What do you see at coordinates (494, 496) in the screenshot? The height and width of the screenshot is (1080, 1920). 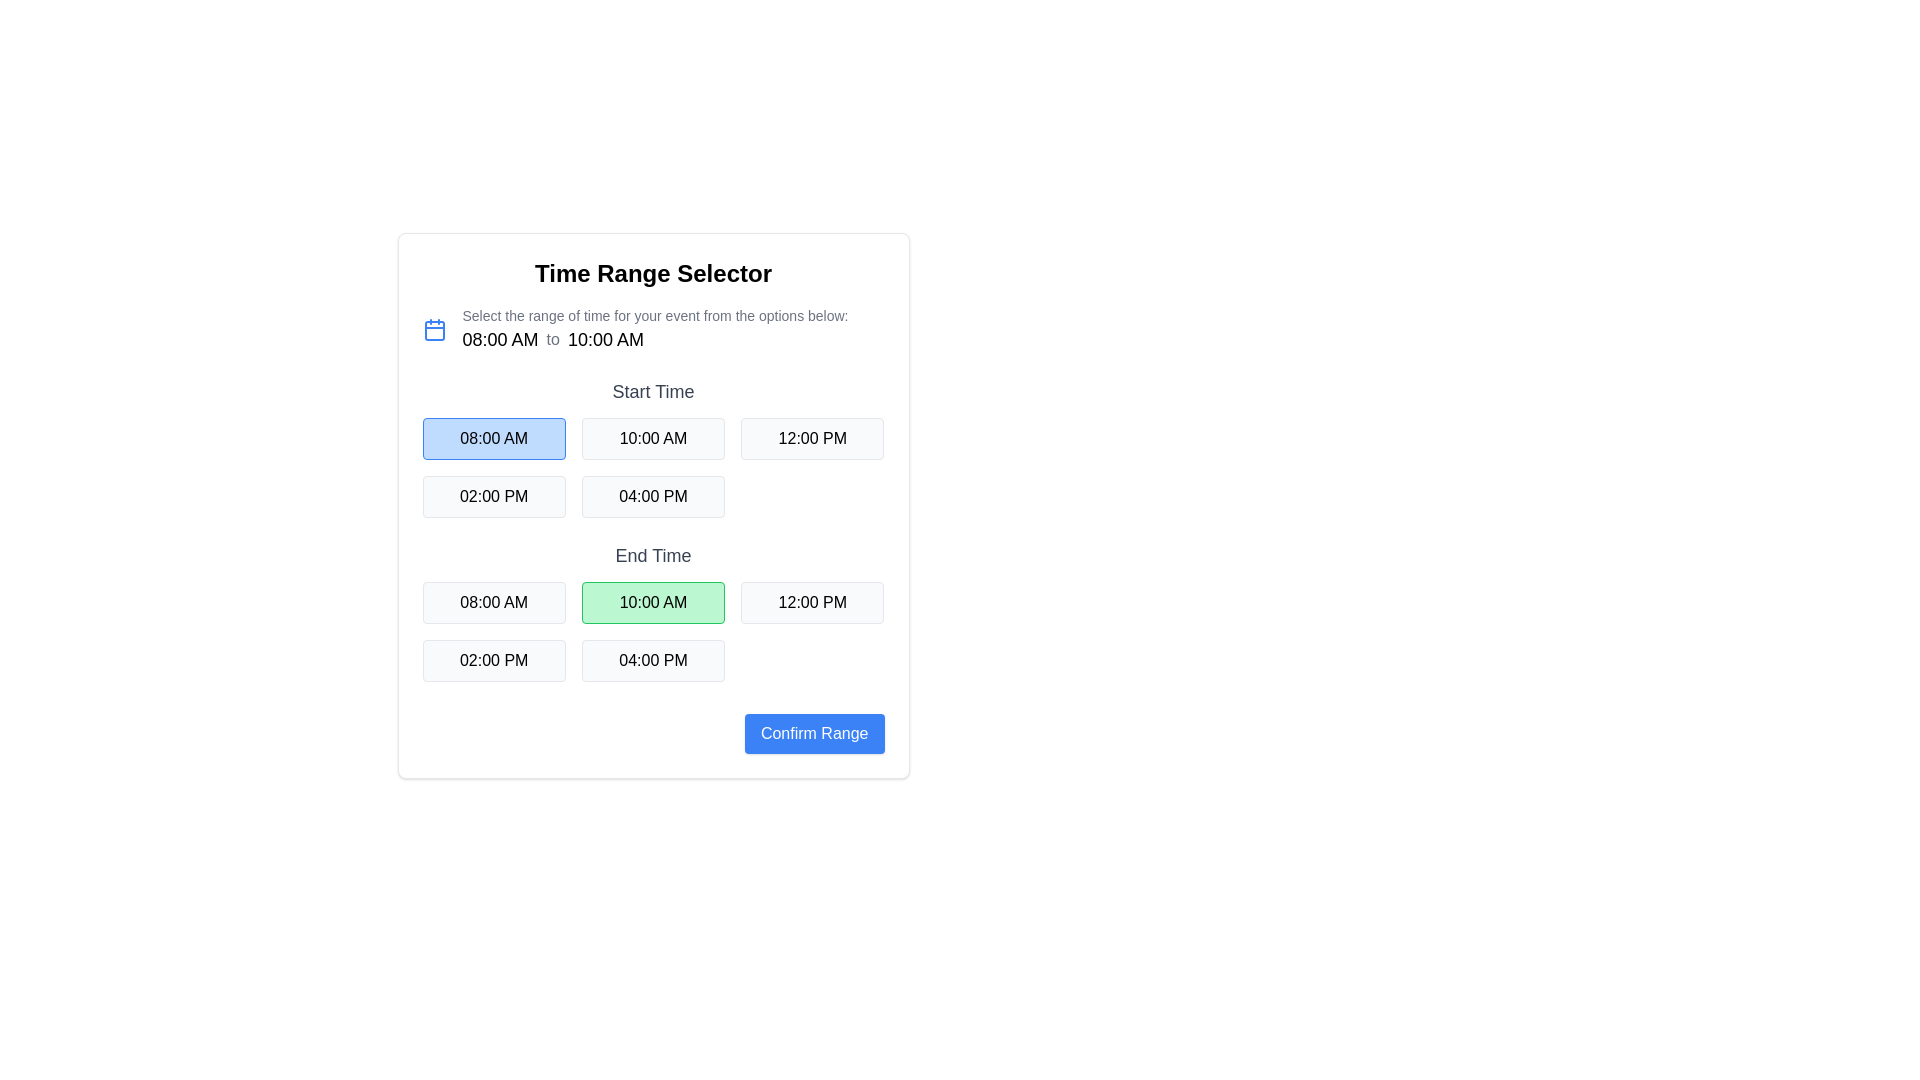 I see `the '02:00 PM' button located in the second row, first column of the time selection grid` at bounding box center [494, 496].